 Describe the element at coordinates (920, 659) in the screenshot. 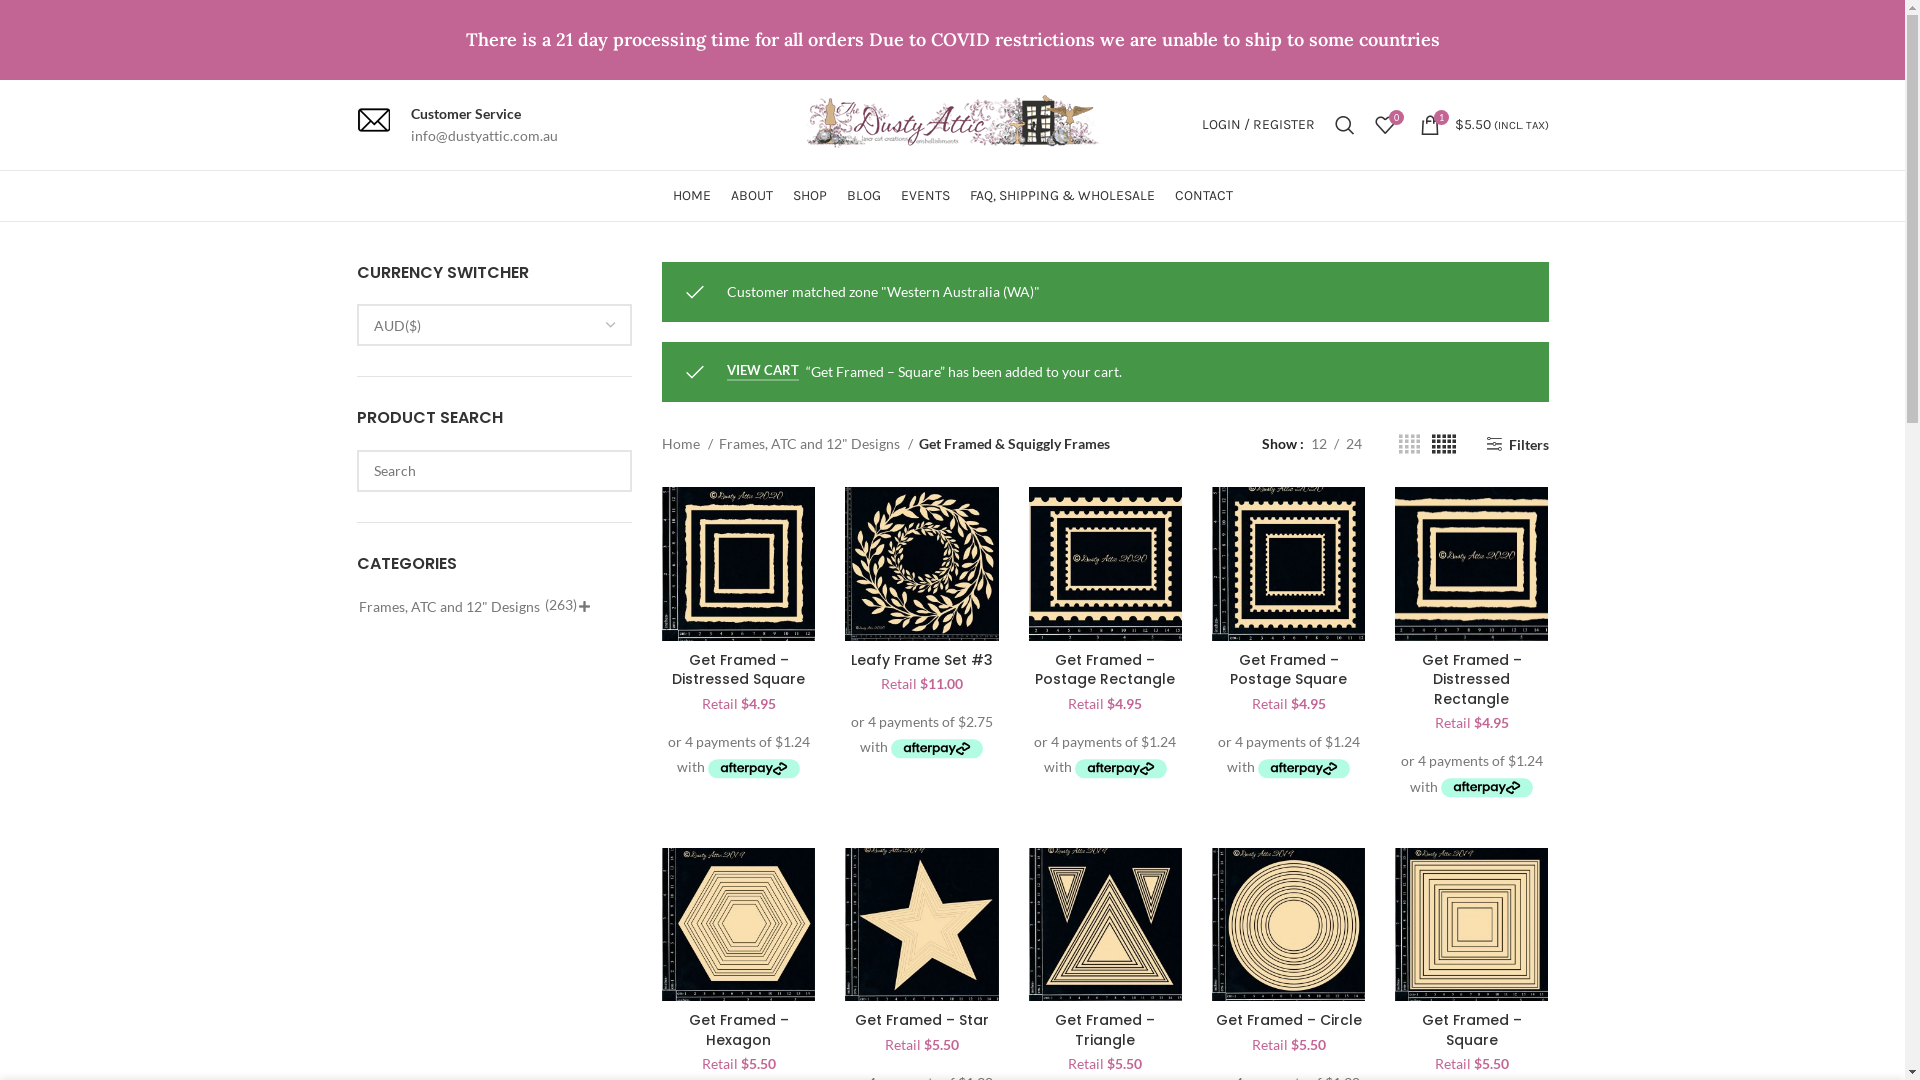

I see `'Leafy Frame Set #3'` at that location.